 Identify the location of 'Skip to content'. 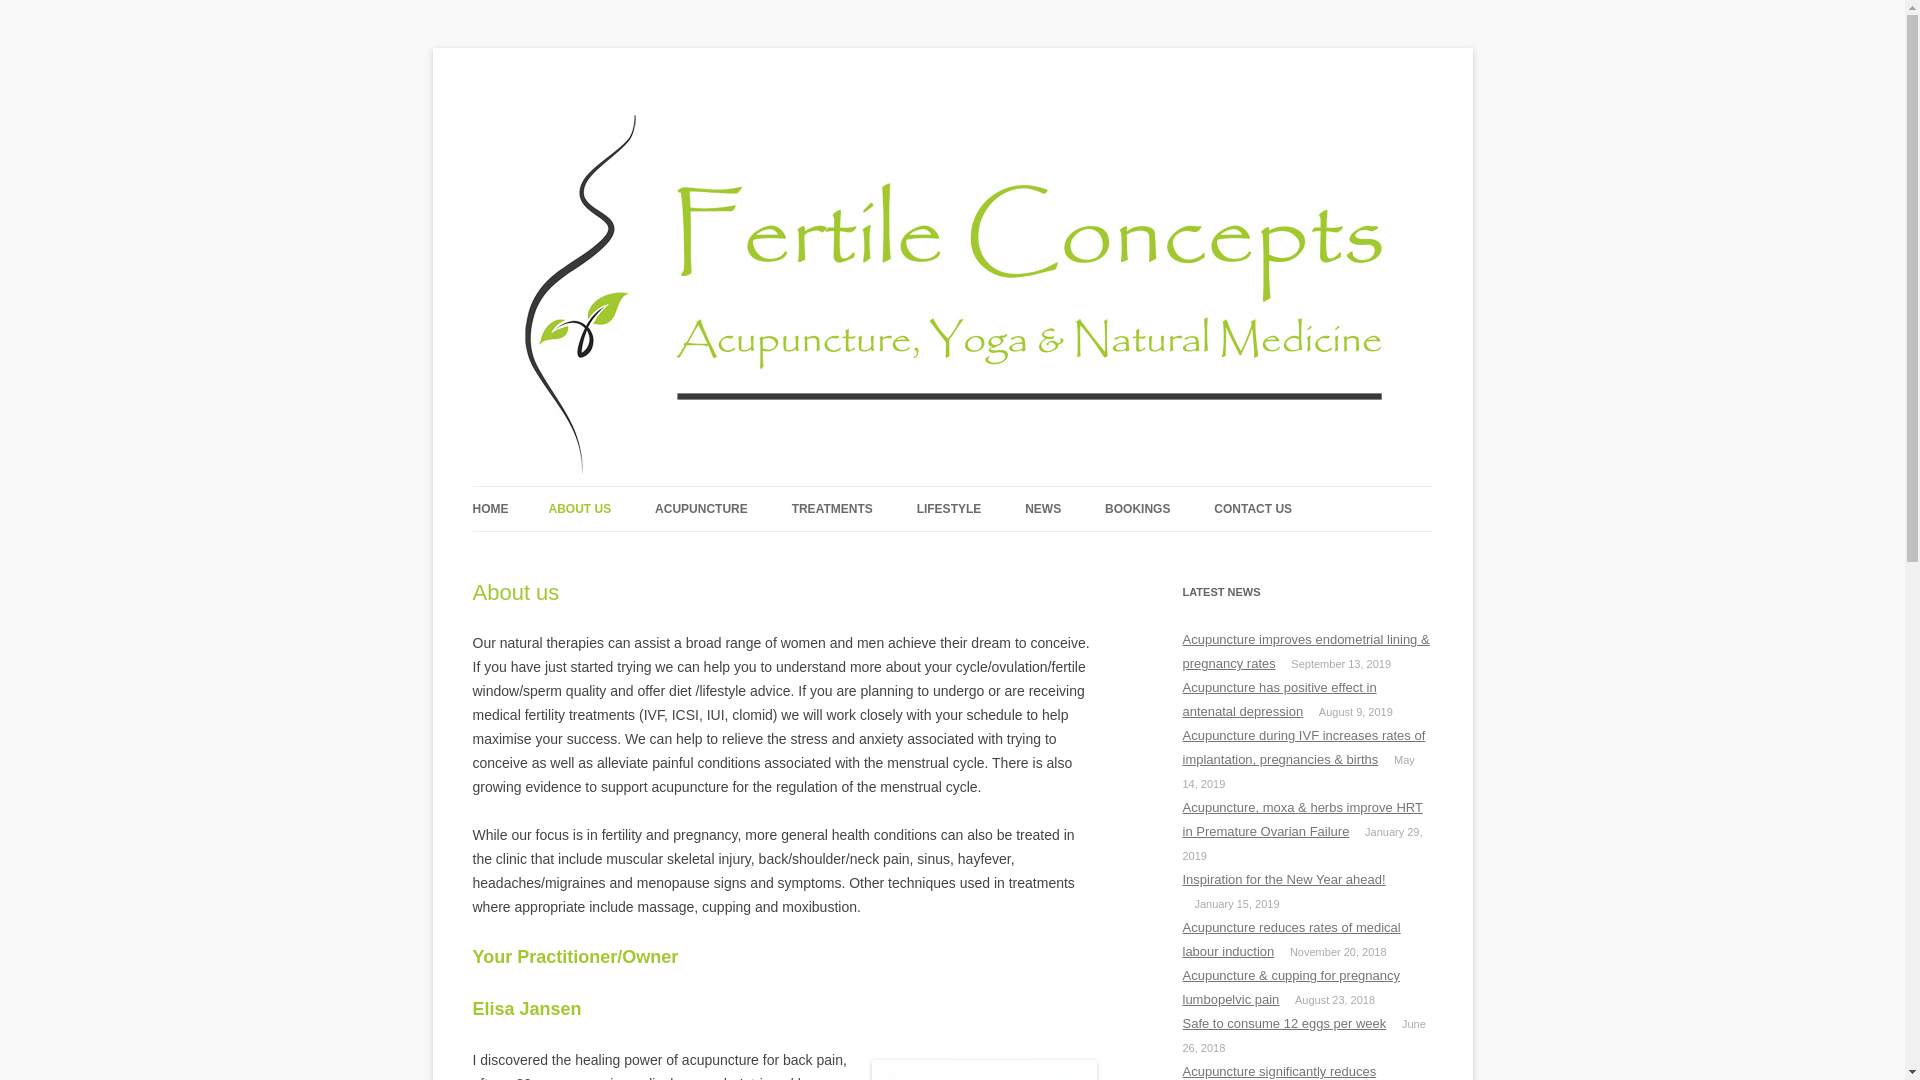
(951, 486).